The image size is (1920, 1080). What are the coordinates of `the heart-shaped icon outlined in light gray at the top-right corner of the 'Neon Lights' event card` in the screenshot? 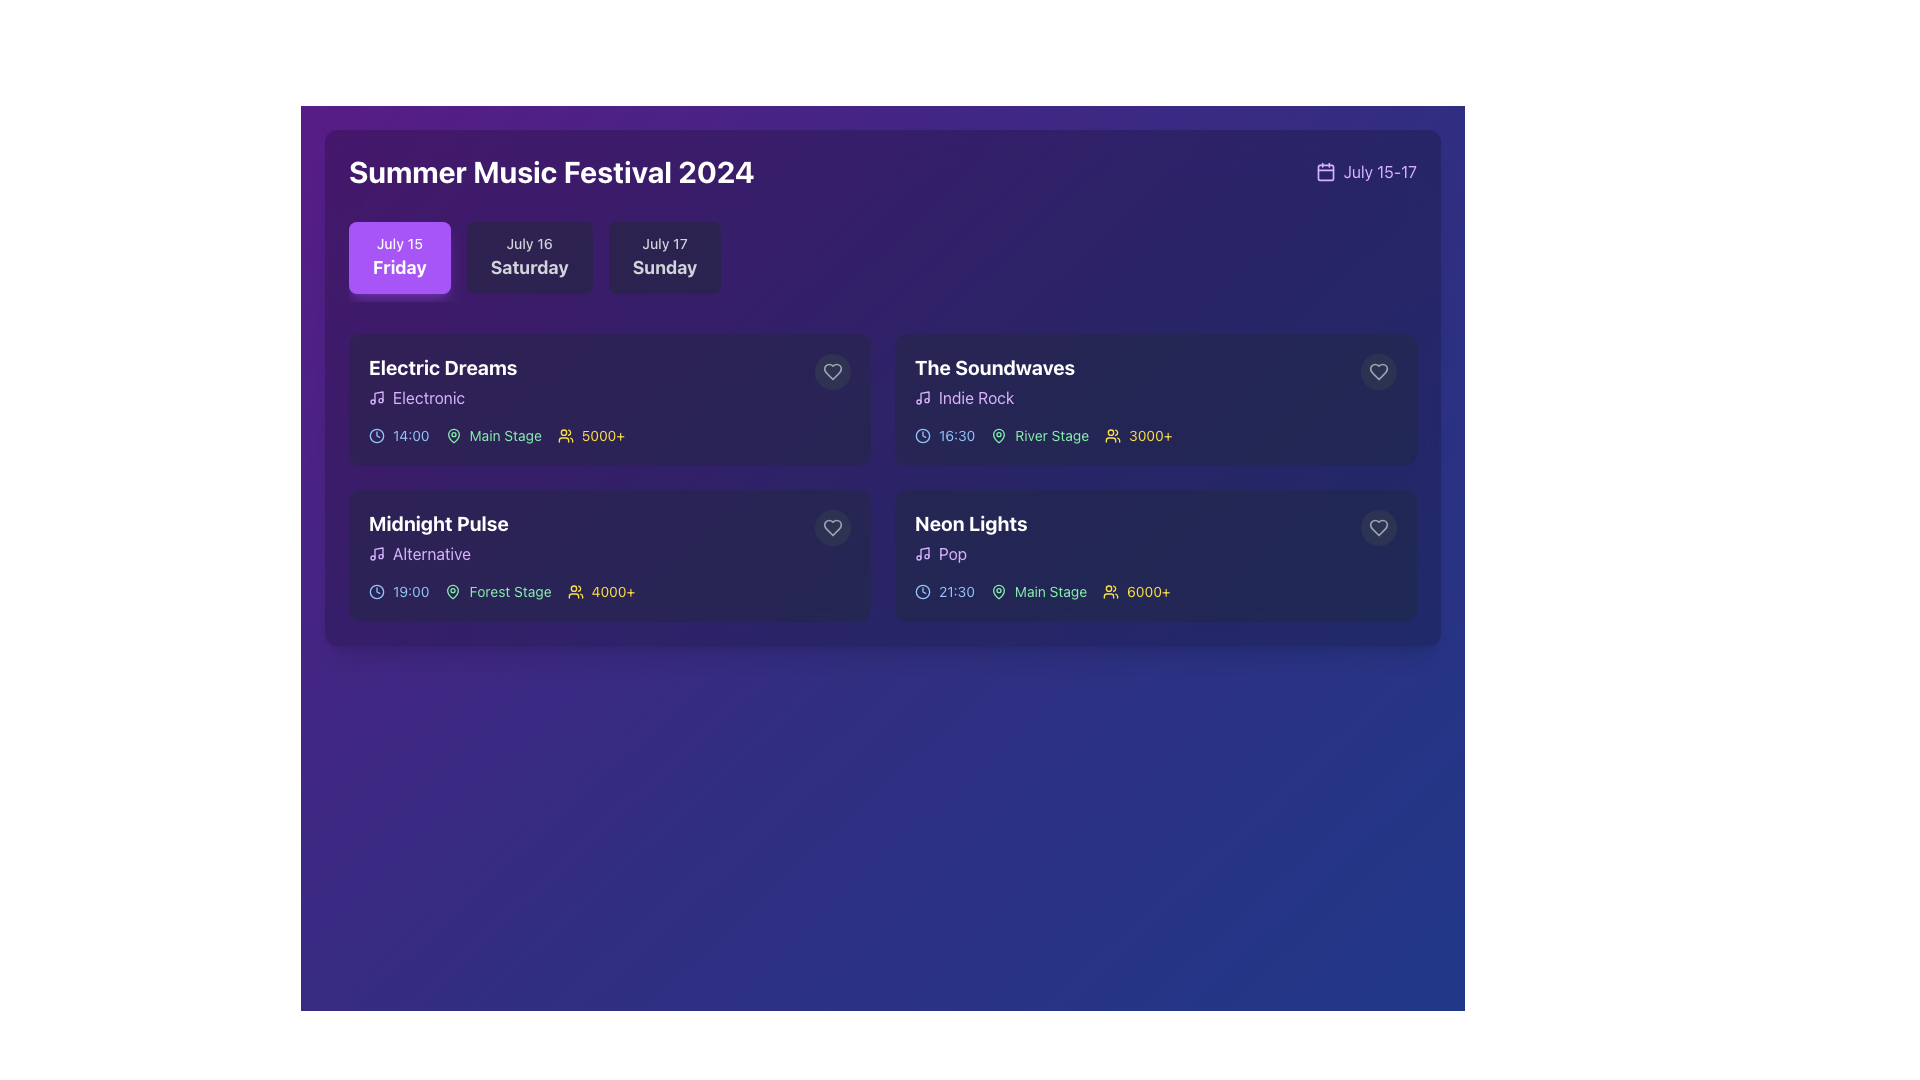 It's located at (1377, 527).